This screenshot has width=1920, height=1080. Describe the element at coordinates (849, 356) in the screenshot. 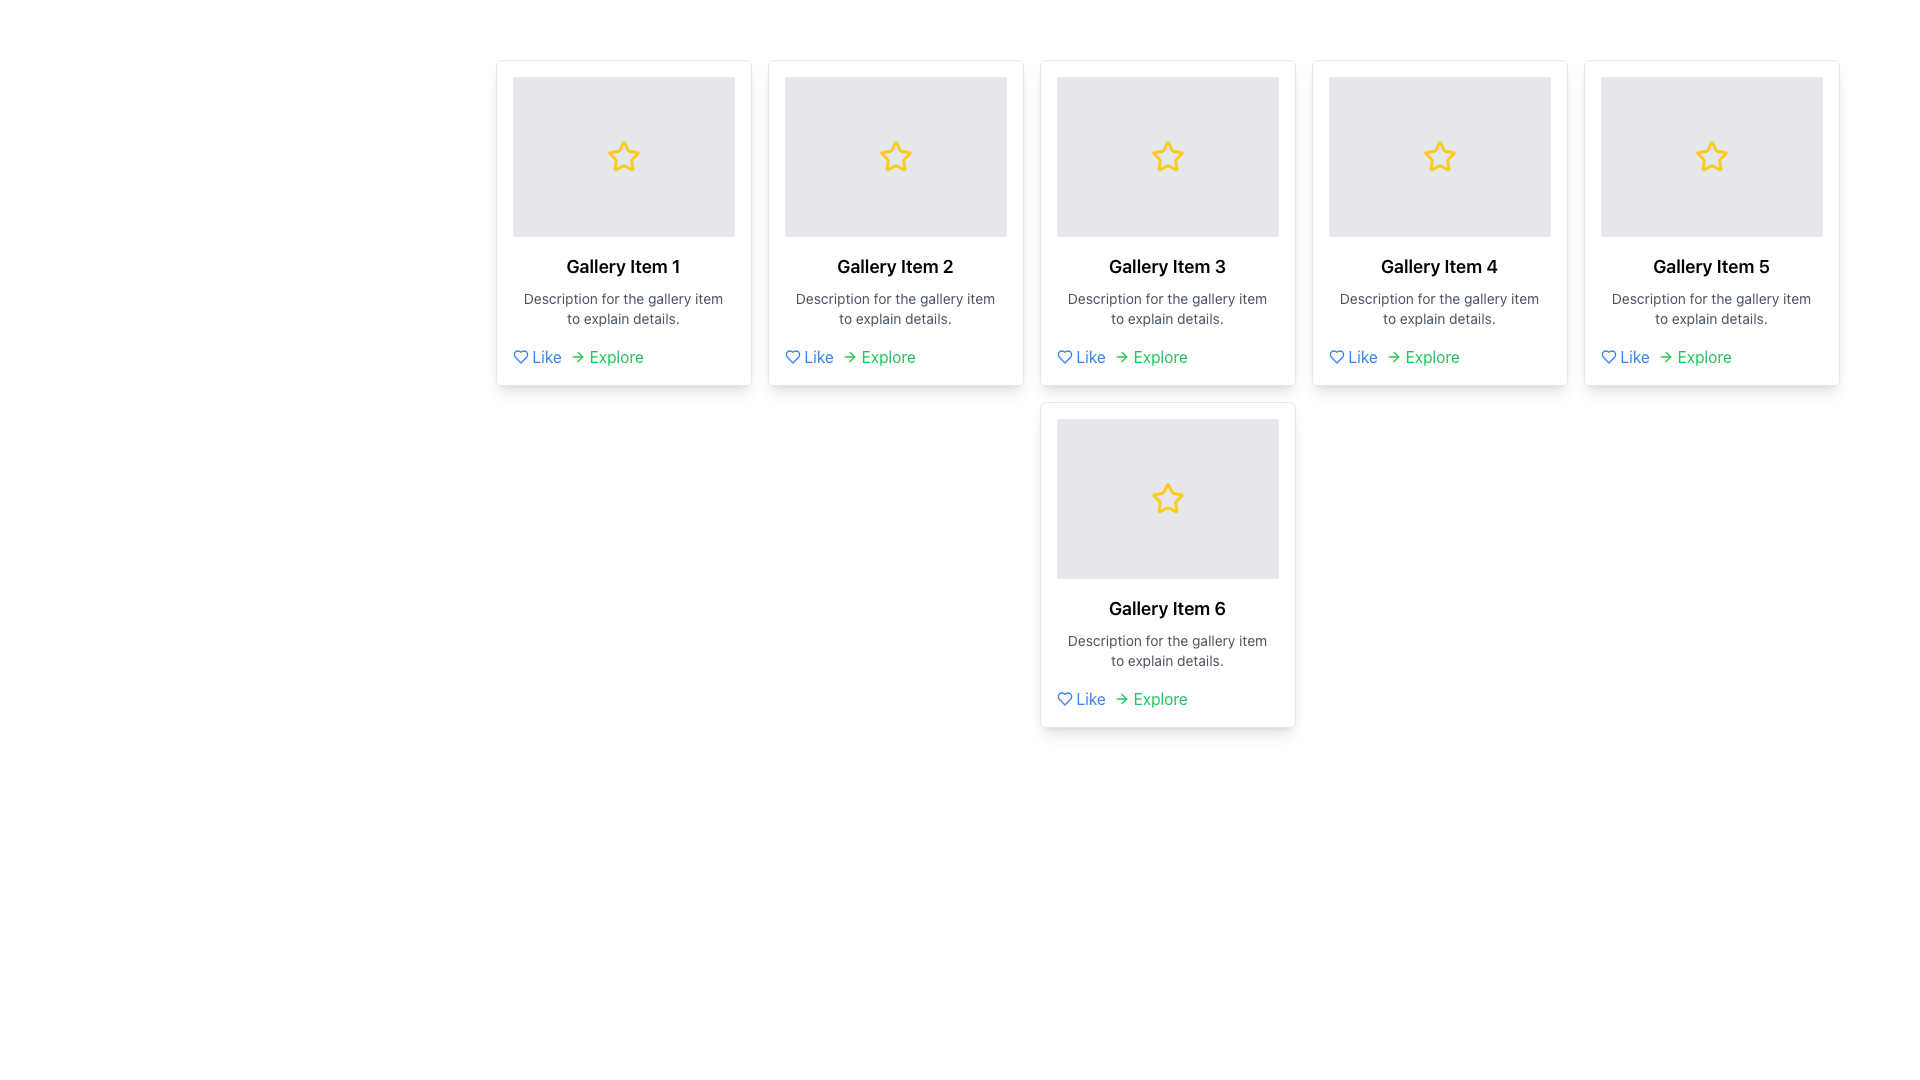

I see `the green right-pointing arrow icon located in the 'Explore' section, which is positioned to the right of the word 'Explore' and is part of the second gallery item` at that location.